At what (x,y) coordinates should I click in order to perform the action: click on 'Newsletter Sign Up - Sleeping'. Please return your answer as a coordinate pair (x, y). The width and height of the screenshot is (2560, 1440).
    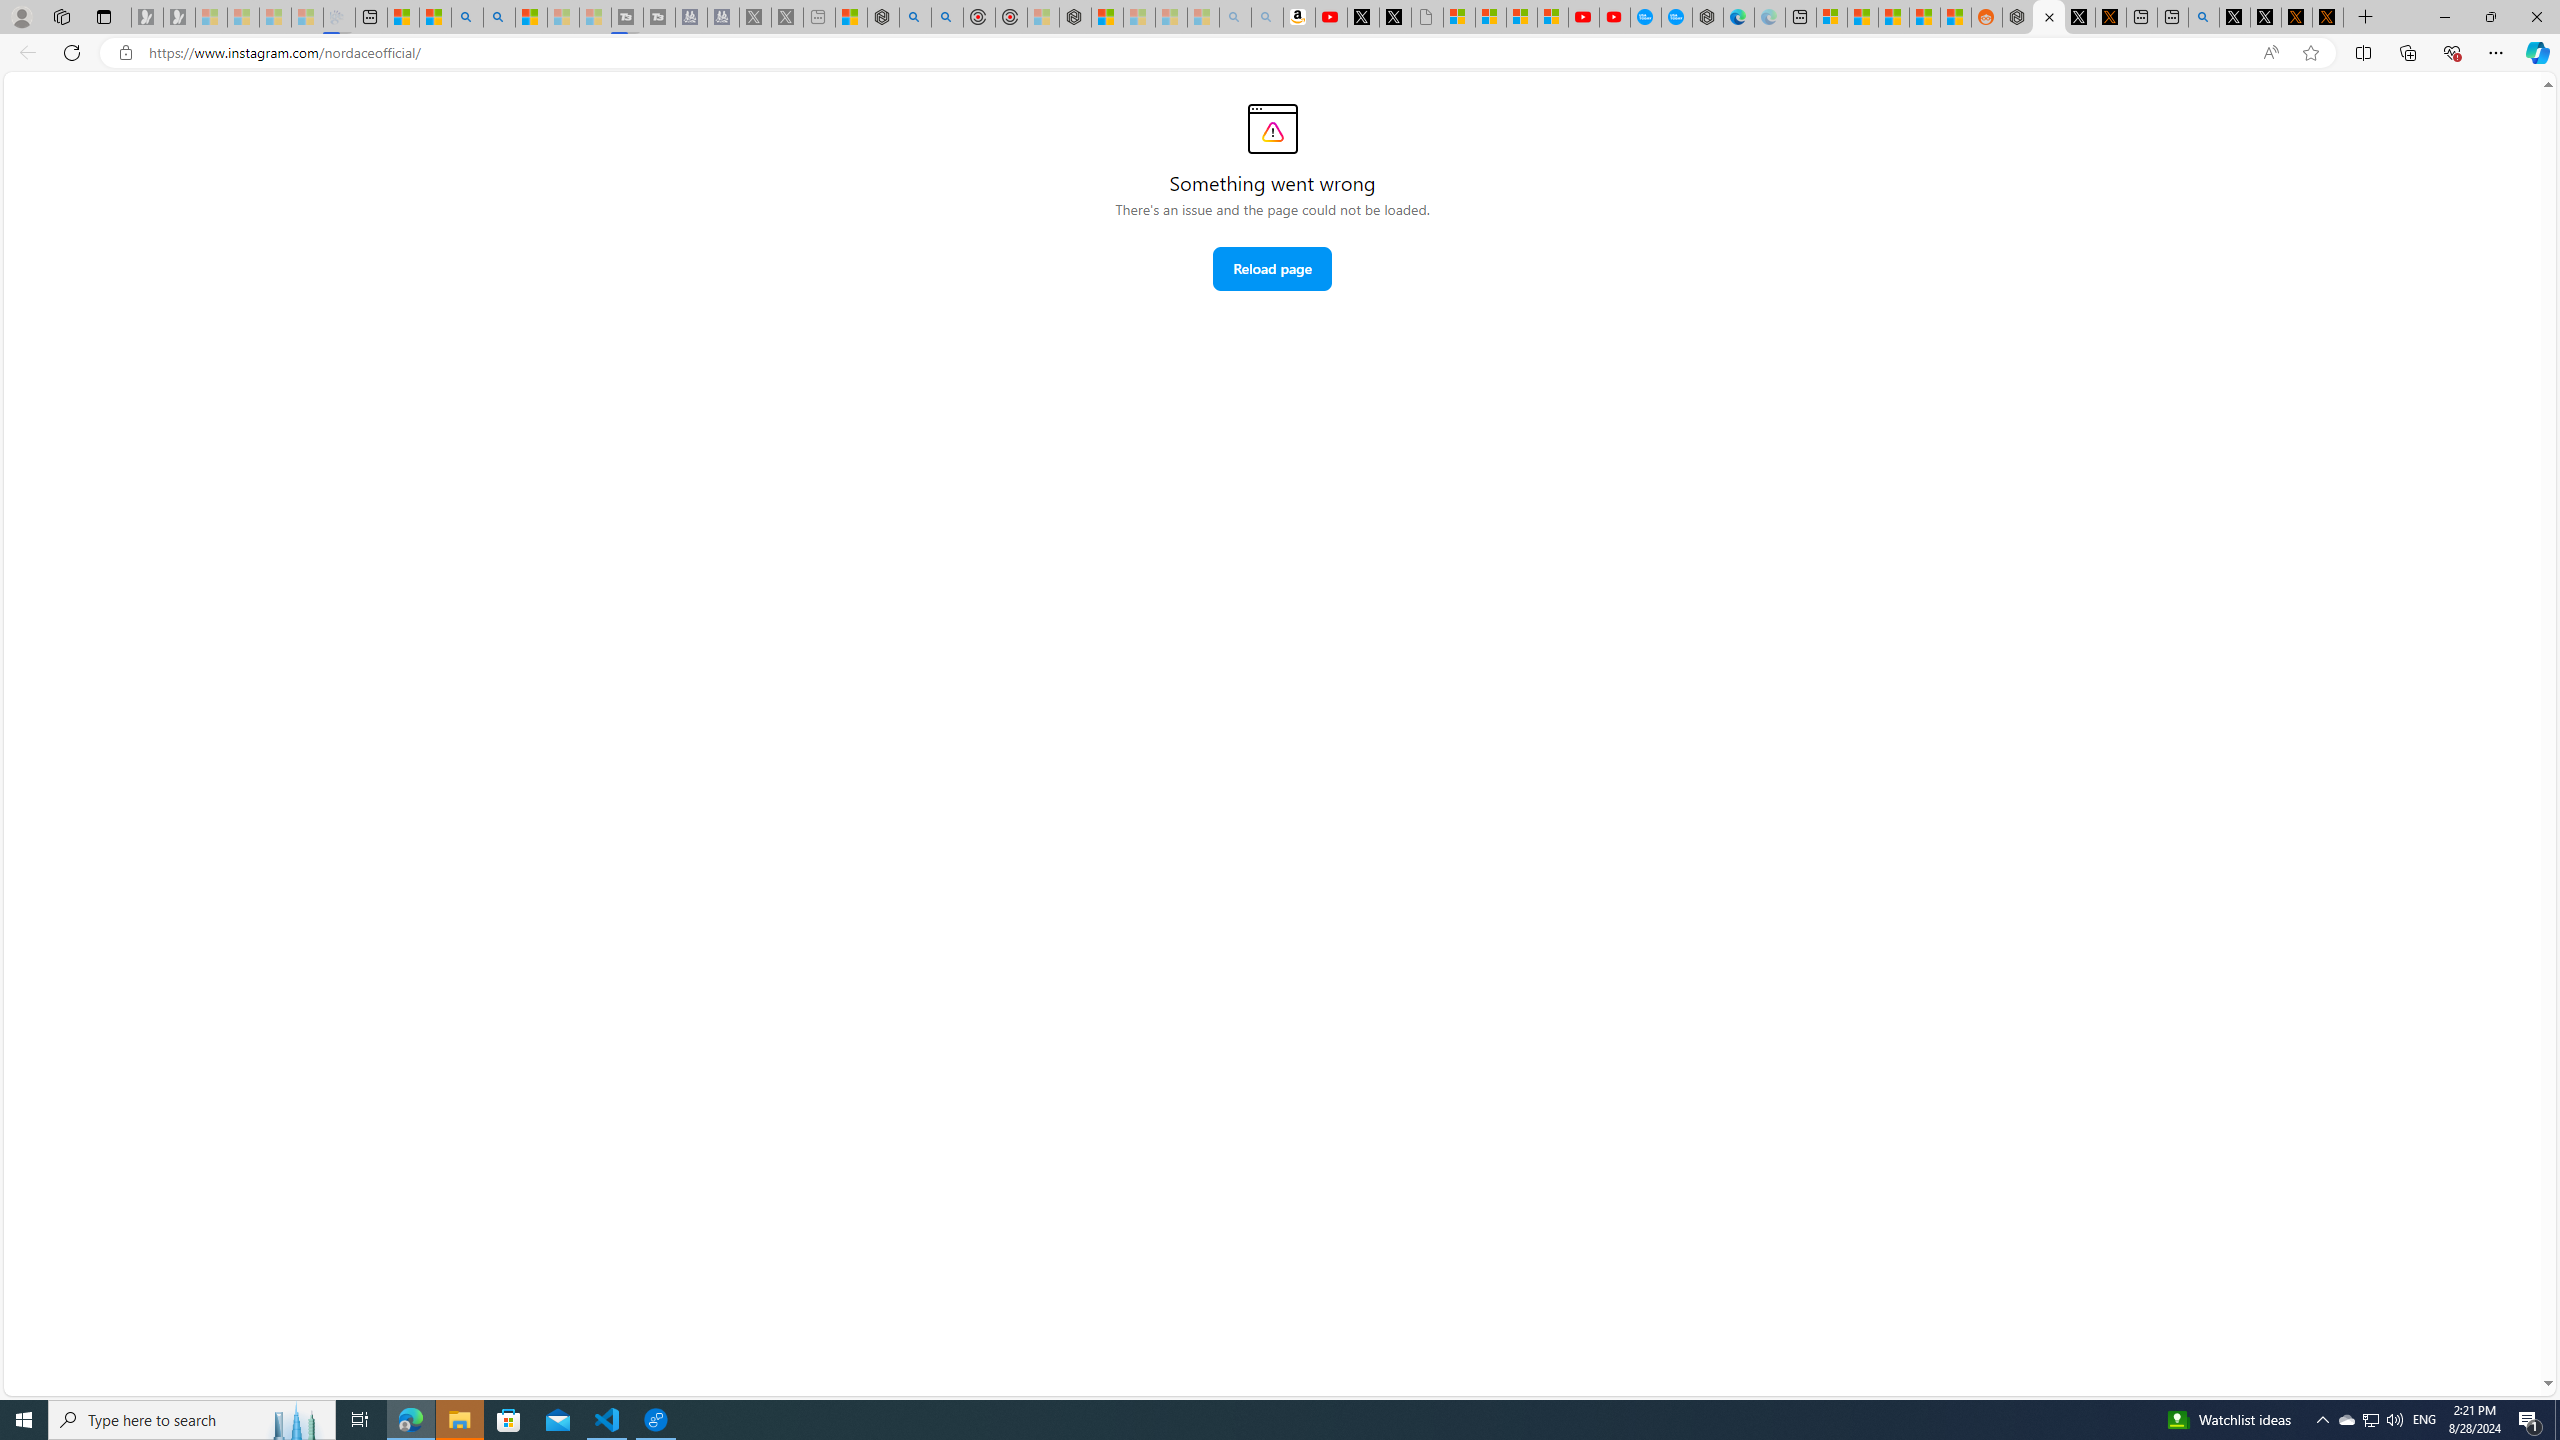
    Looking at the image, I should click on (179, 16).